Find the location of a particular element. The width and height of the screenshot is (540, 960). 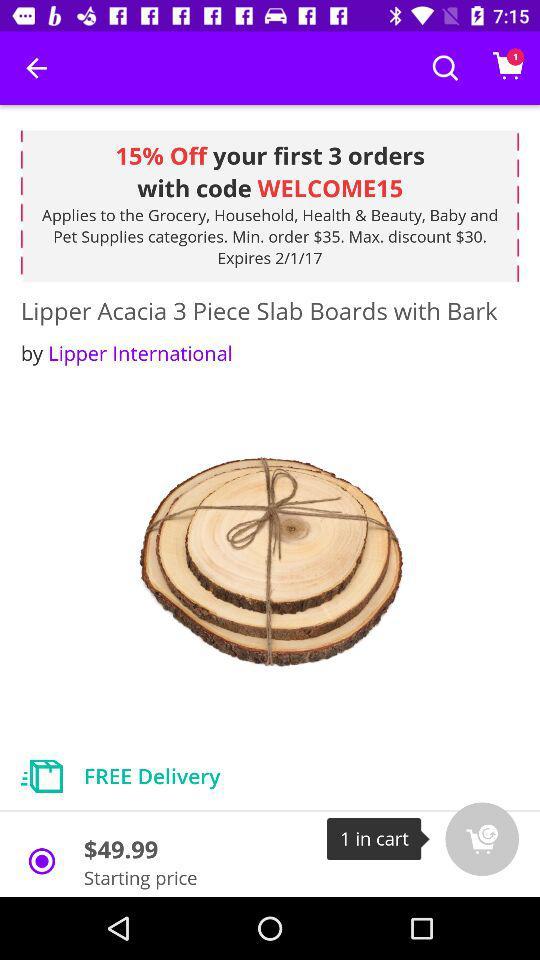

the cart icon is located at coordinates (481, 839).